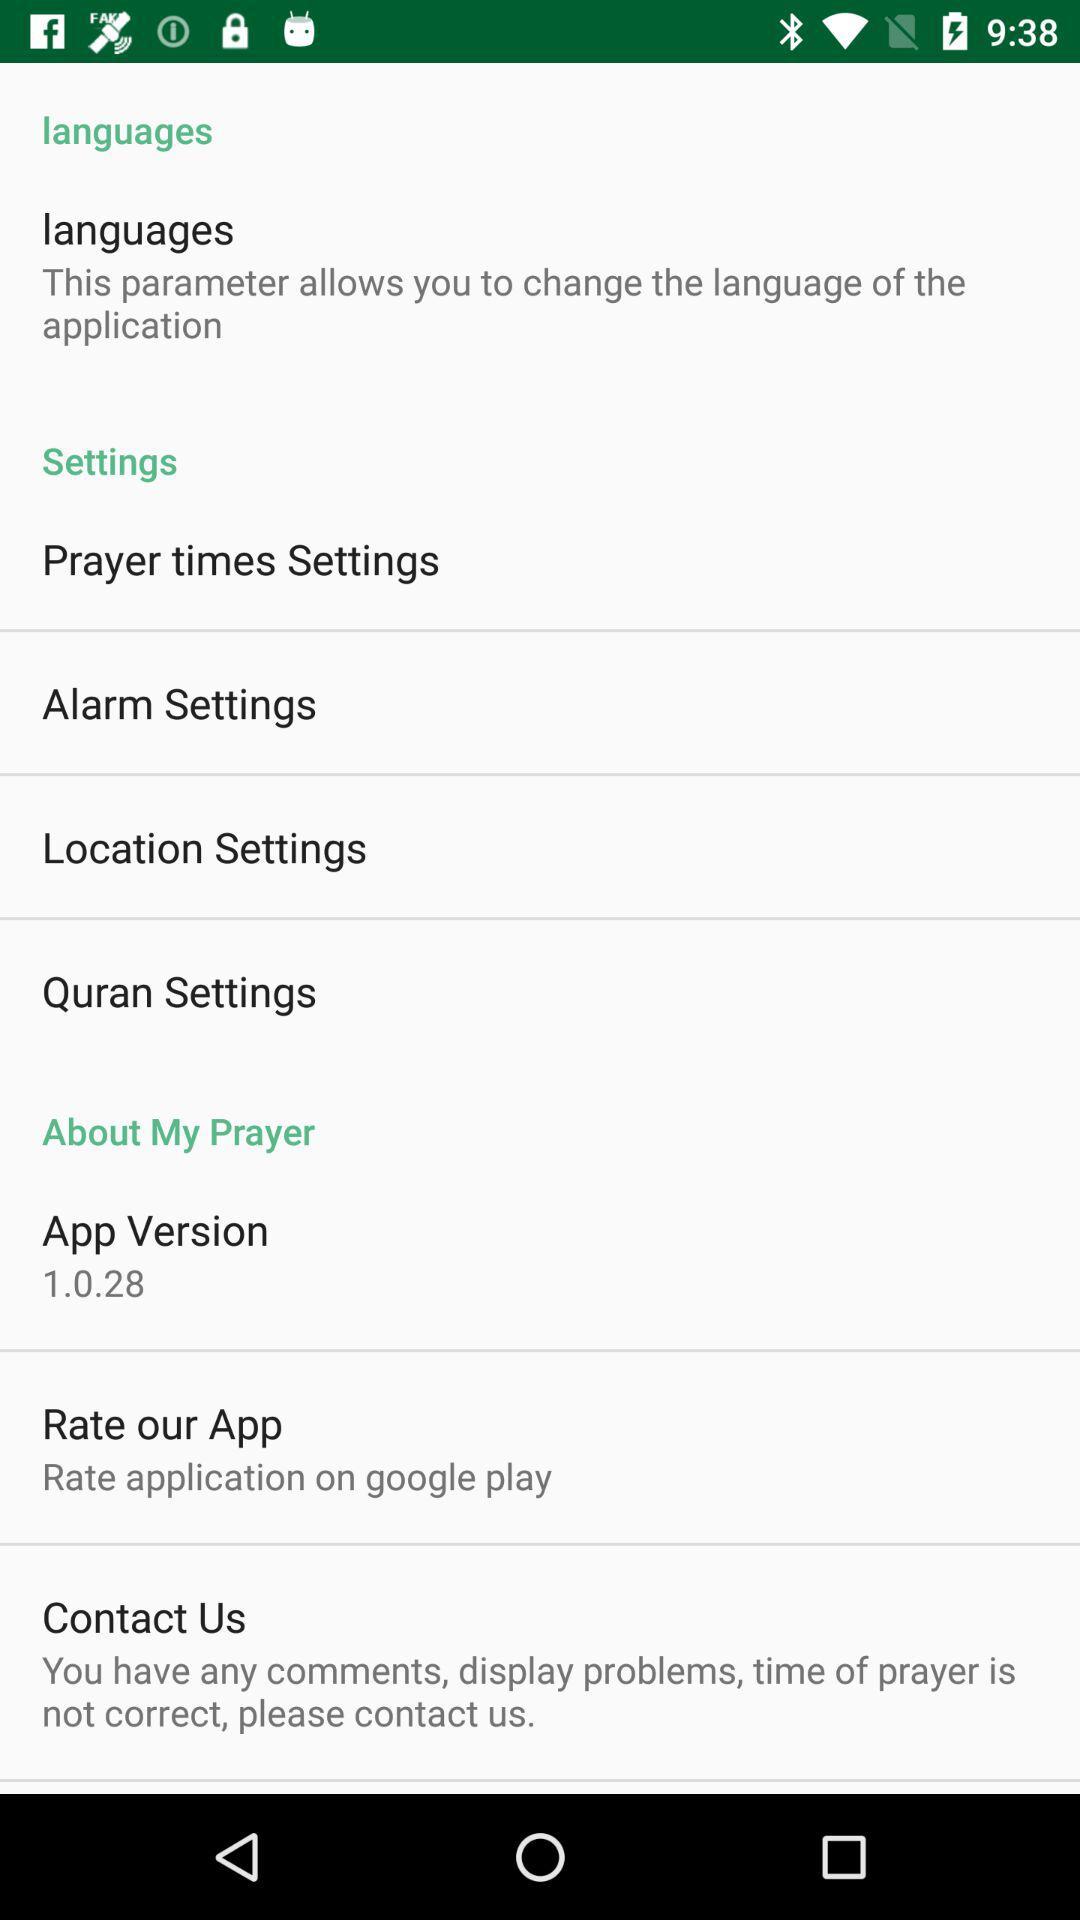 This screenshot has width=1080, height=1920. What do you see at coordinates (178, 990) in the screenshot?
I see `the item above the about my prayer icon` at bounding box center [178, 990].